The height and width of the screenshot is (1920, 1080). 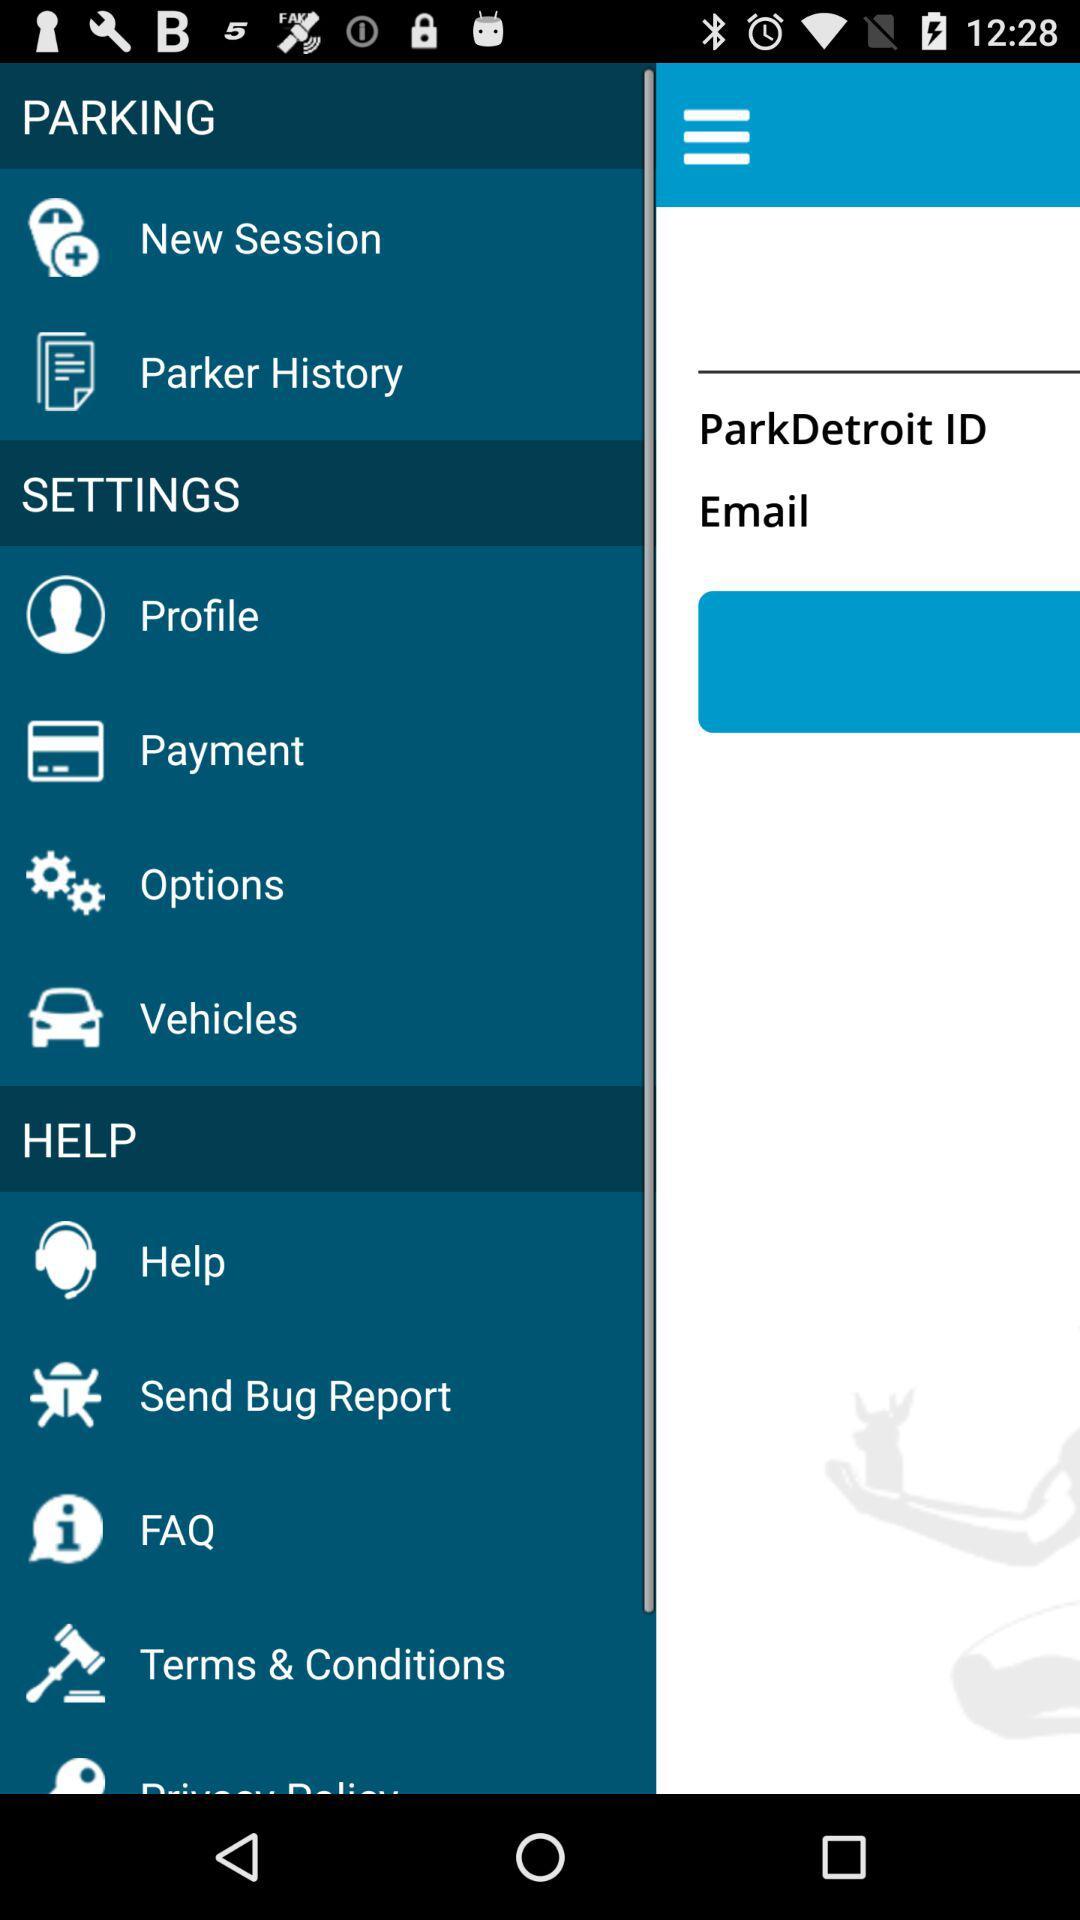 What do you see at coordinates (222, 747) in the screenshot?
I see `the payment item` at bounding box center [222, 747].